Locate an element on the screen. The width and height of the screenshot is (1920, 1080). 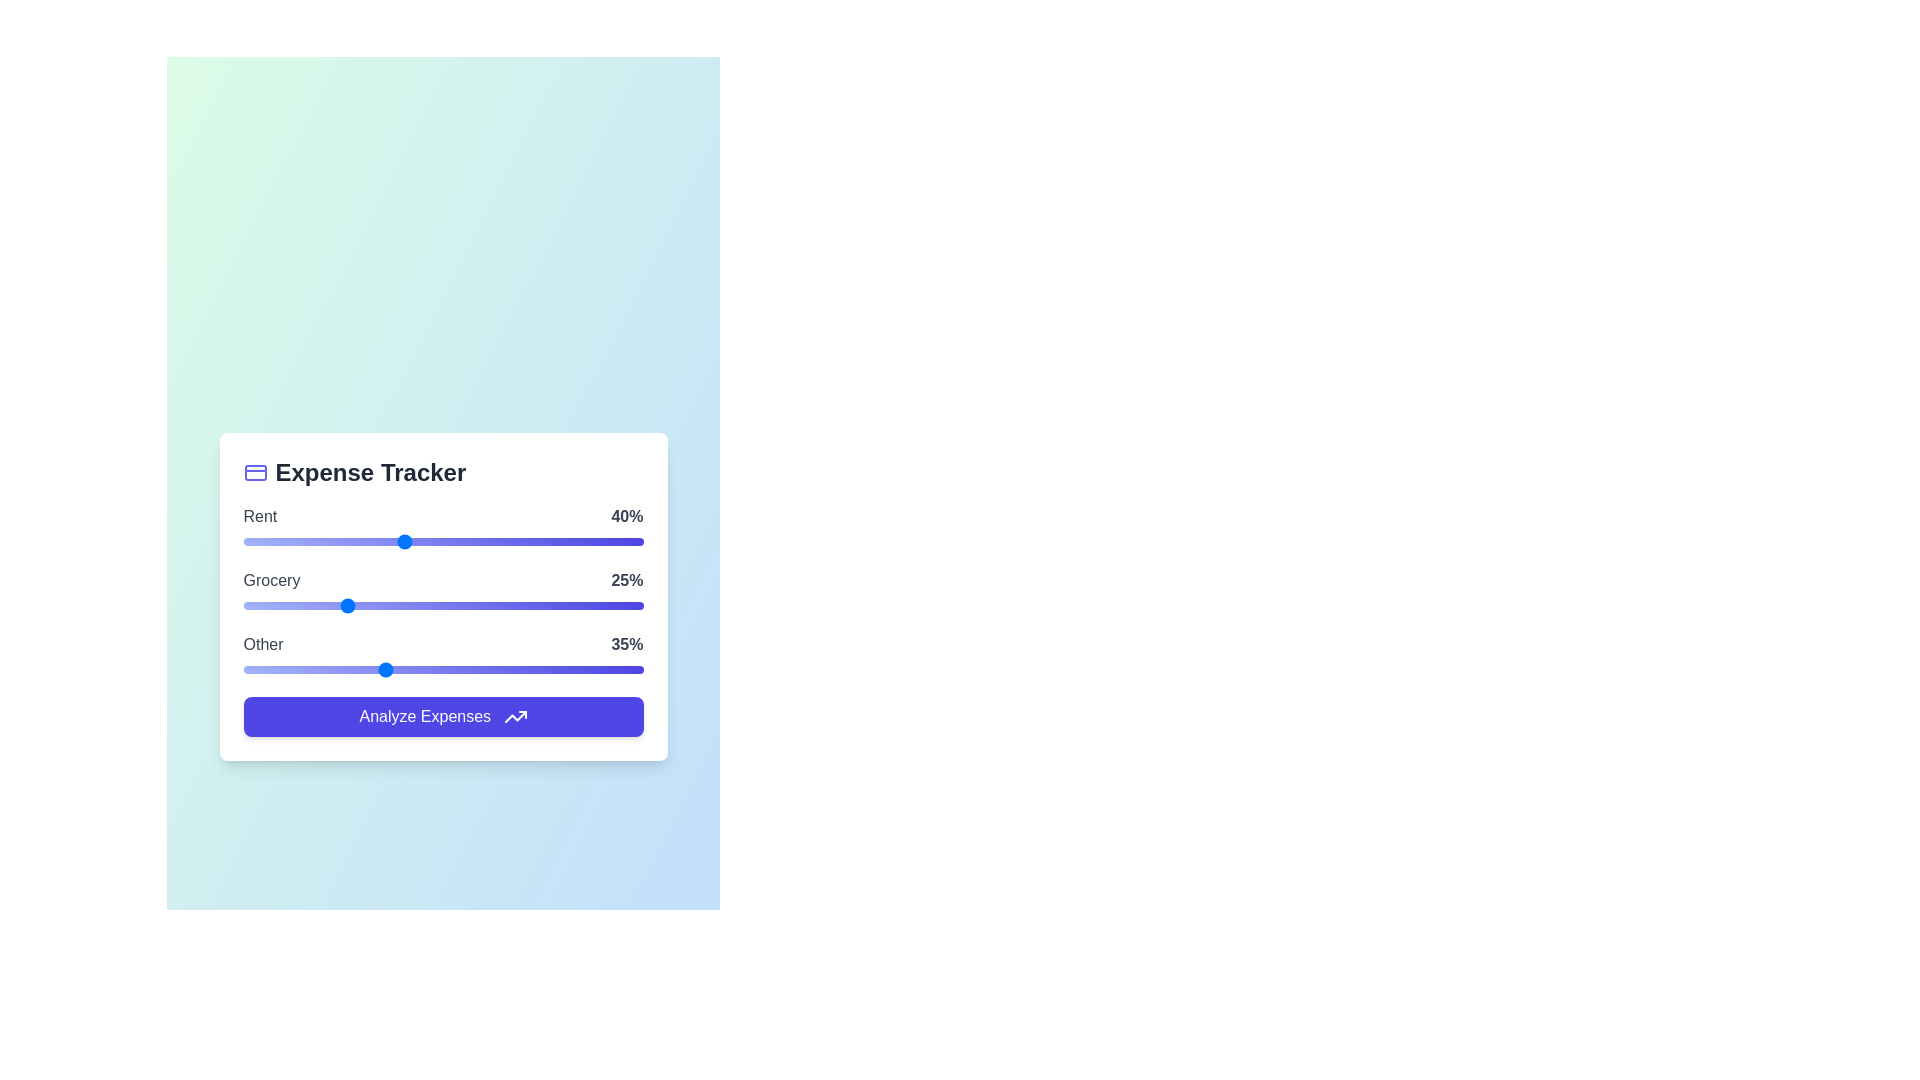
the 'Other' slider to 33% is located at coordinates (375, 669).